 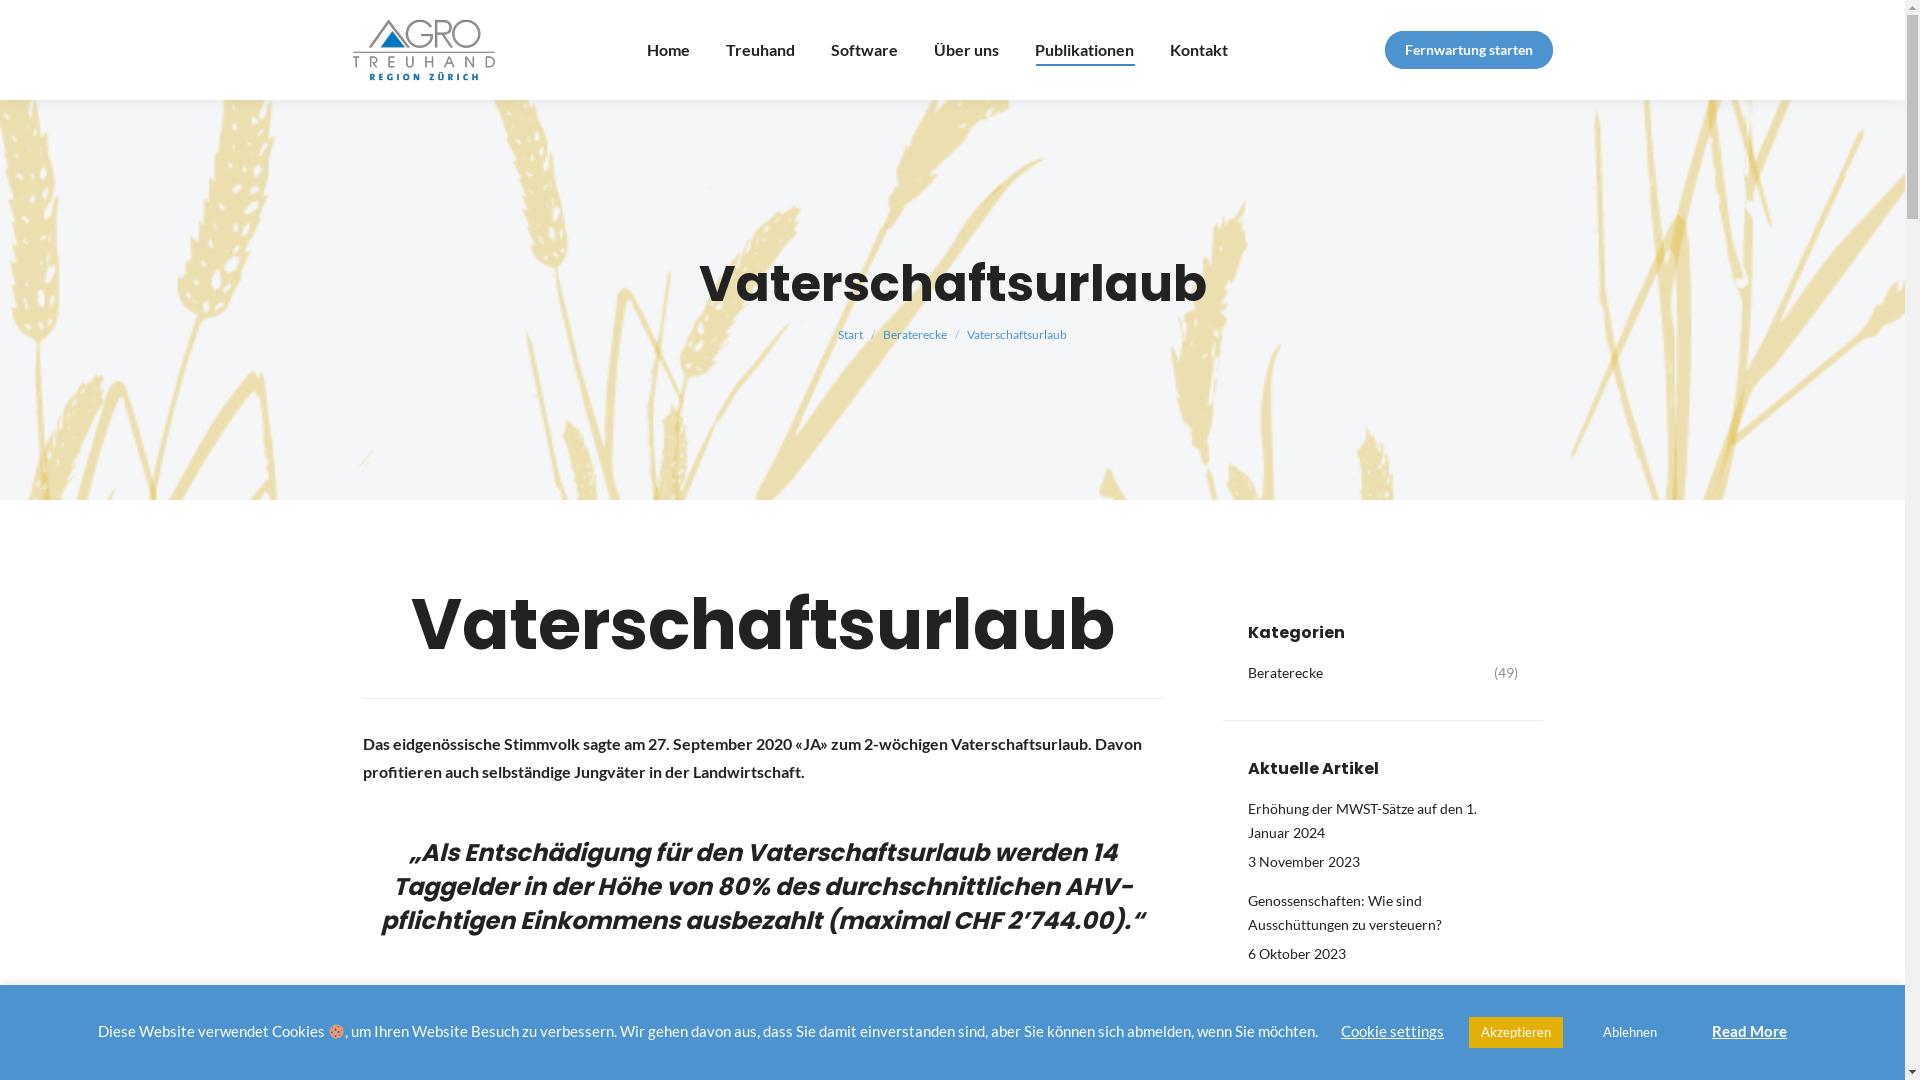 I want to click on 'Kommentar abschicken', so click(x=96, y=22).